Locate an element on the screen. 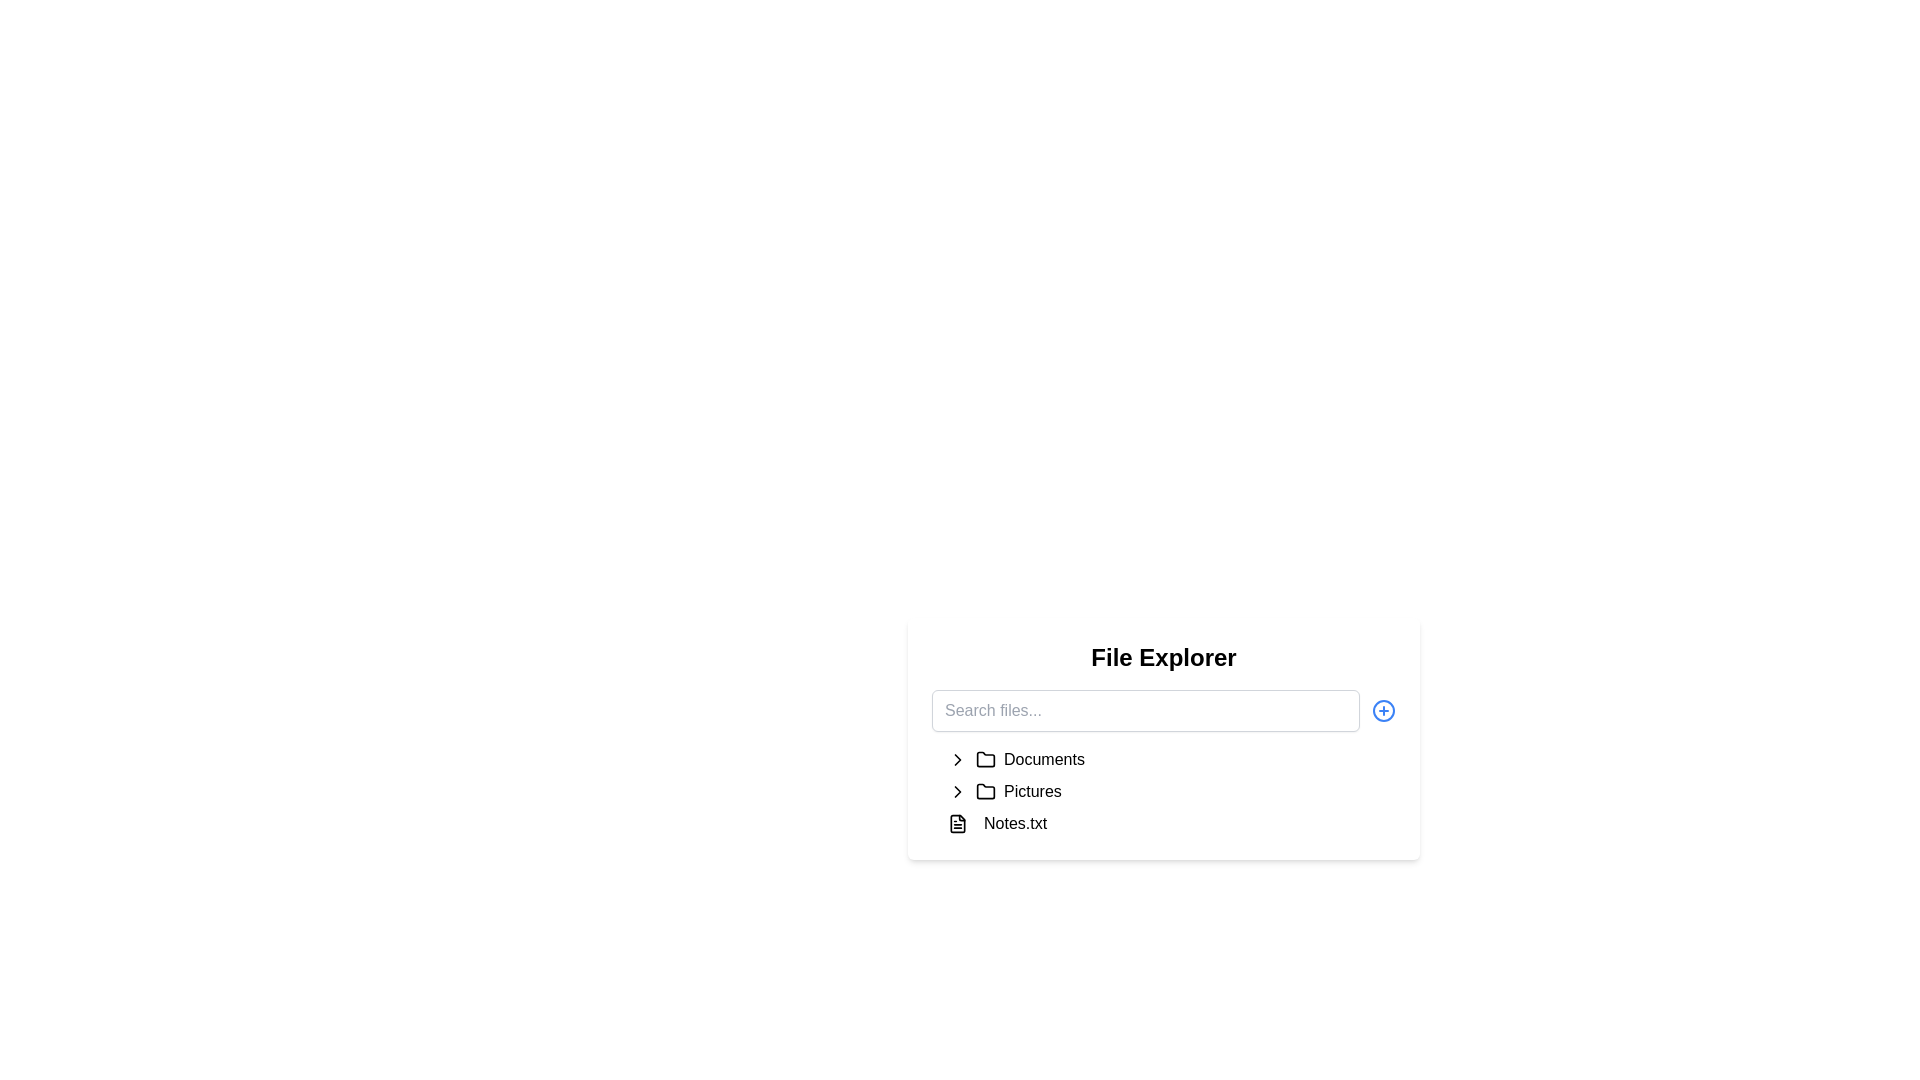 This screenshot has width=1920, height=1080. the circular button with a blue outlined circle and a blue plus symbol, located immediately to the right of the 'Search files...' input field is located at coordinates (1382, 709).